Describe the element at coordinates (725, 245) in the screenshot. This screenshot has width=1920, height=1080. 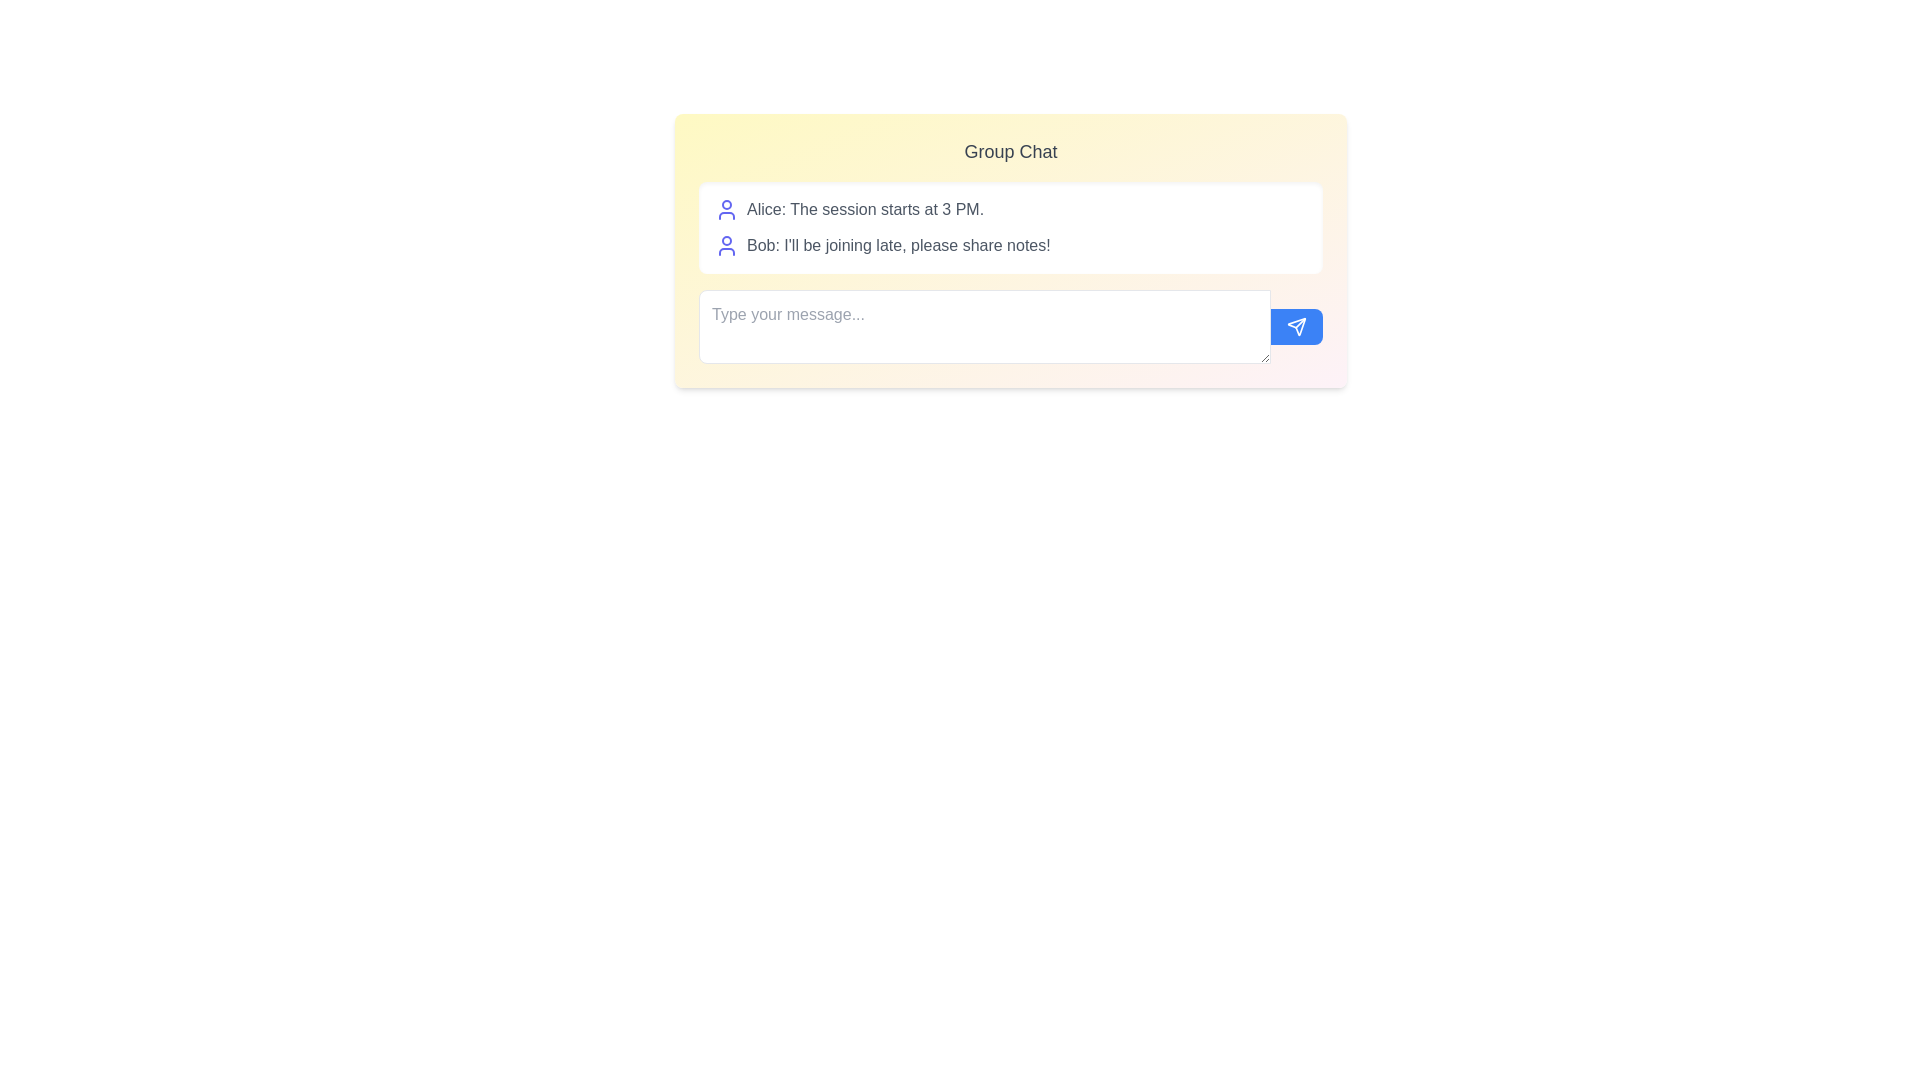
I see `the Avatar icon representing the user Bob, who sent the message about joining late` at that location.